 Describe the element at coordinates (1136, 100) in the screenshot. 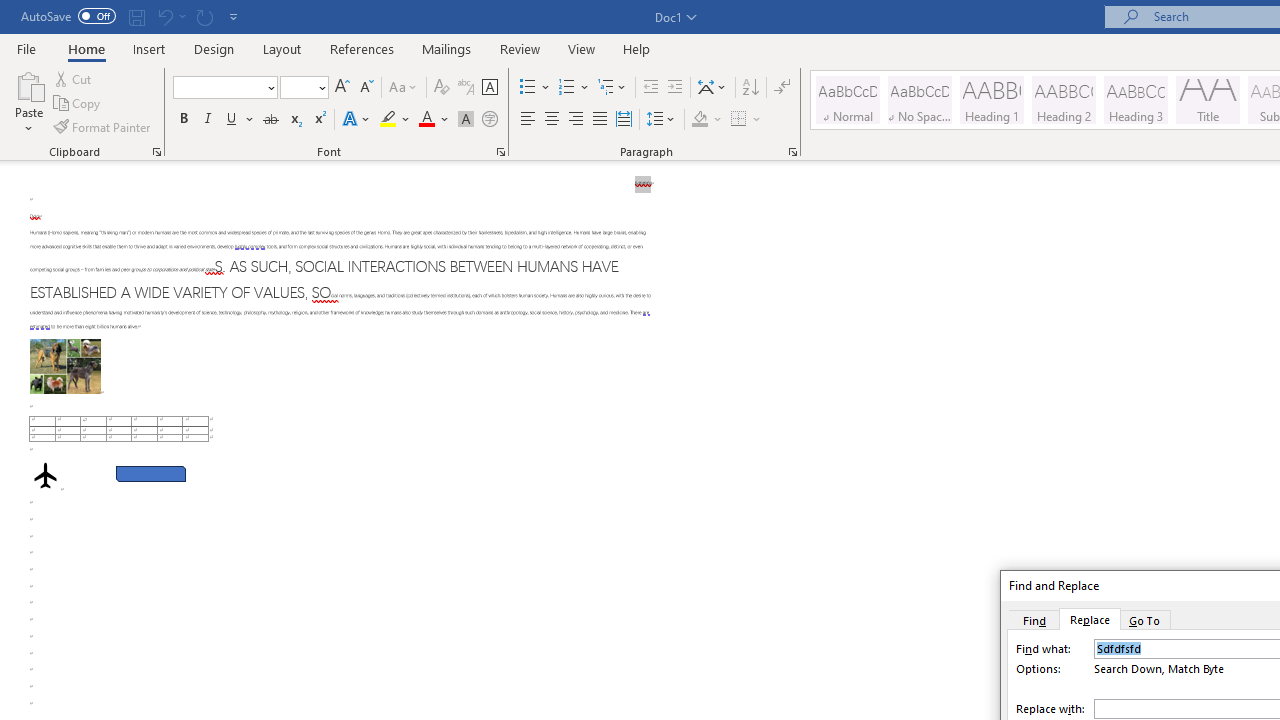

I see `'Heading 3'` at that location.